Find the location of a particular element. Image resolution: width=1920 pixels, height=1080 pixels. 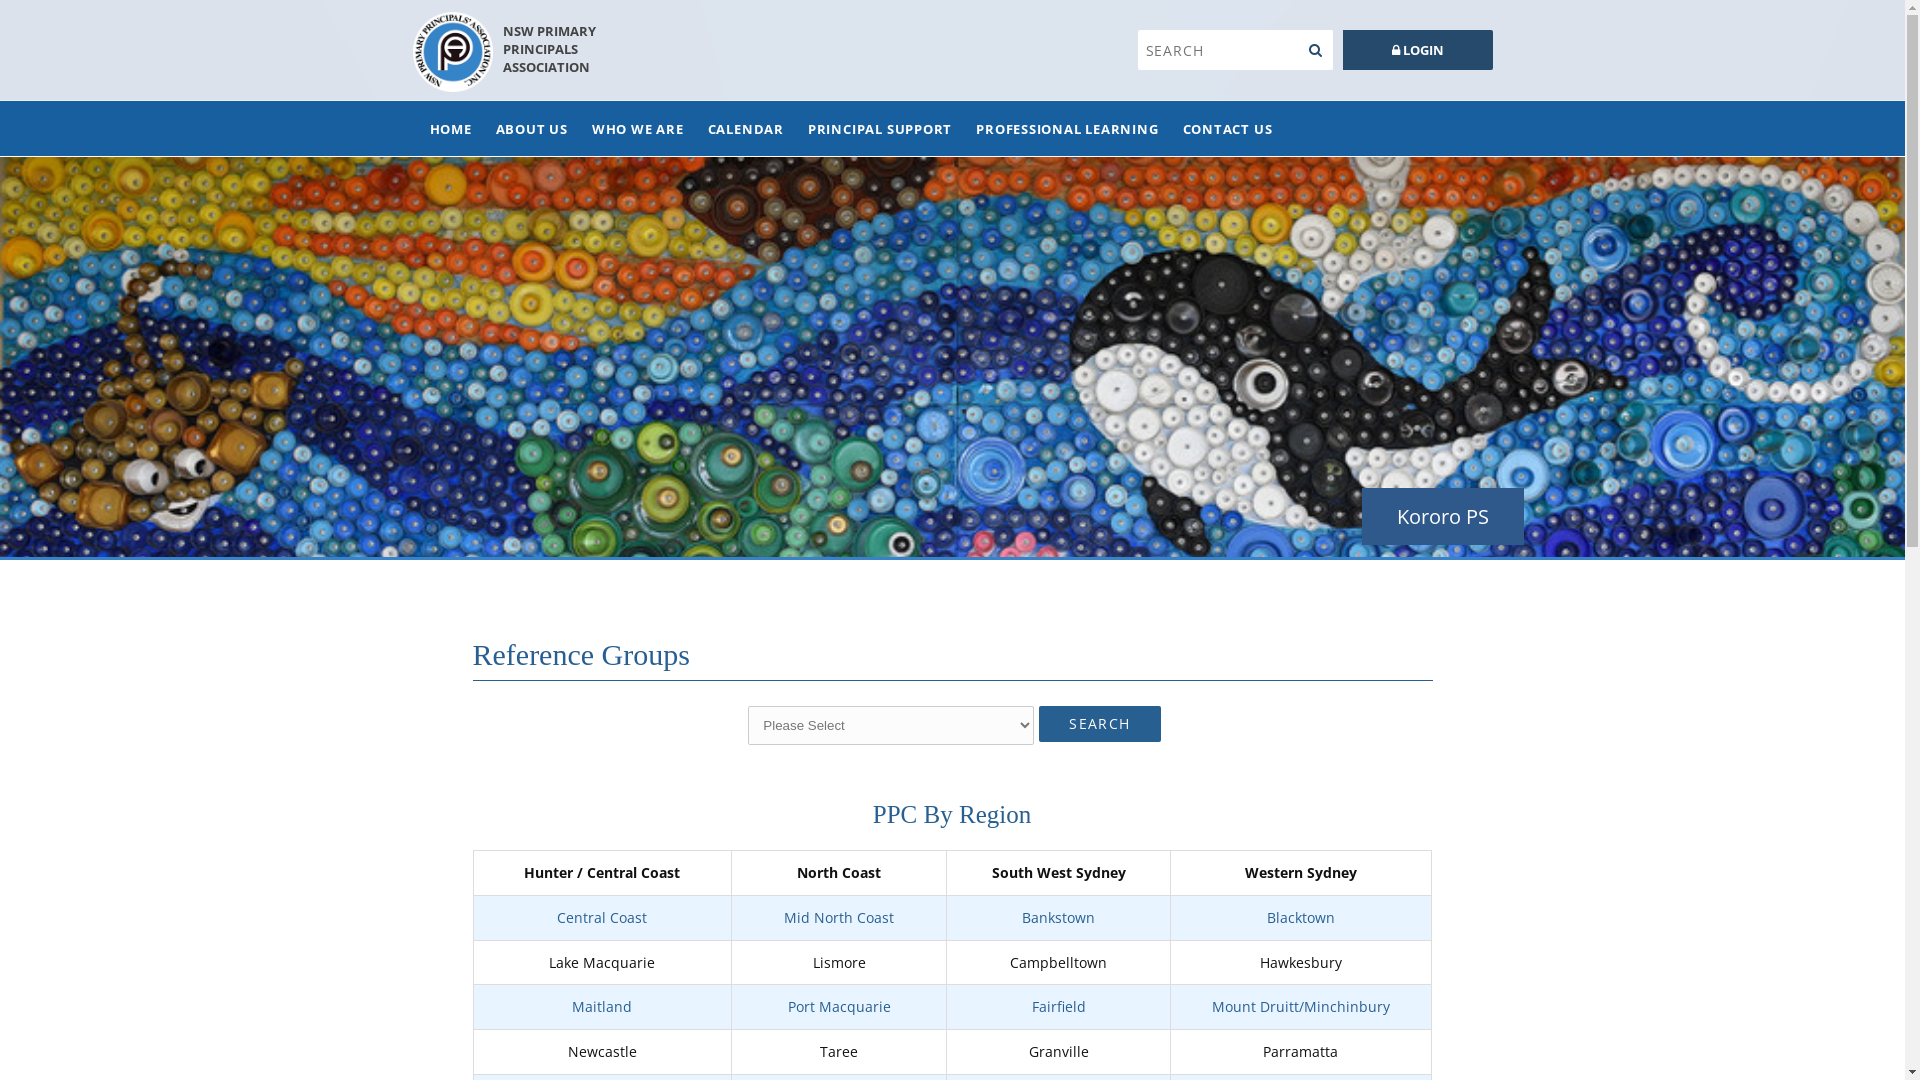

'CONTACT US' is located at coordinates (1227, 128).